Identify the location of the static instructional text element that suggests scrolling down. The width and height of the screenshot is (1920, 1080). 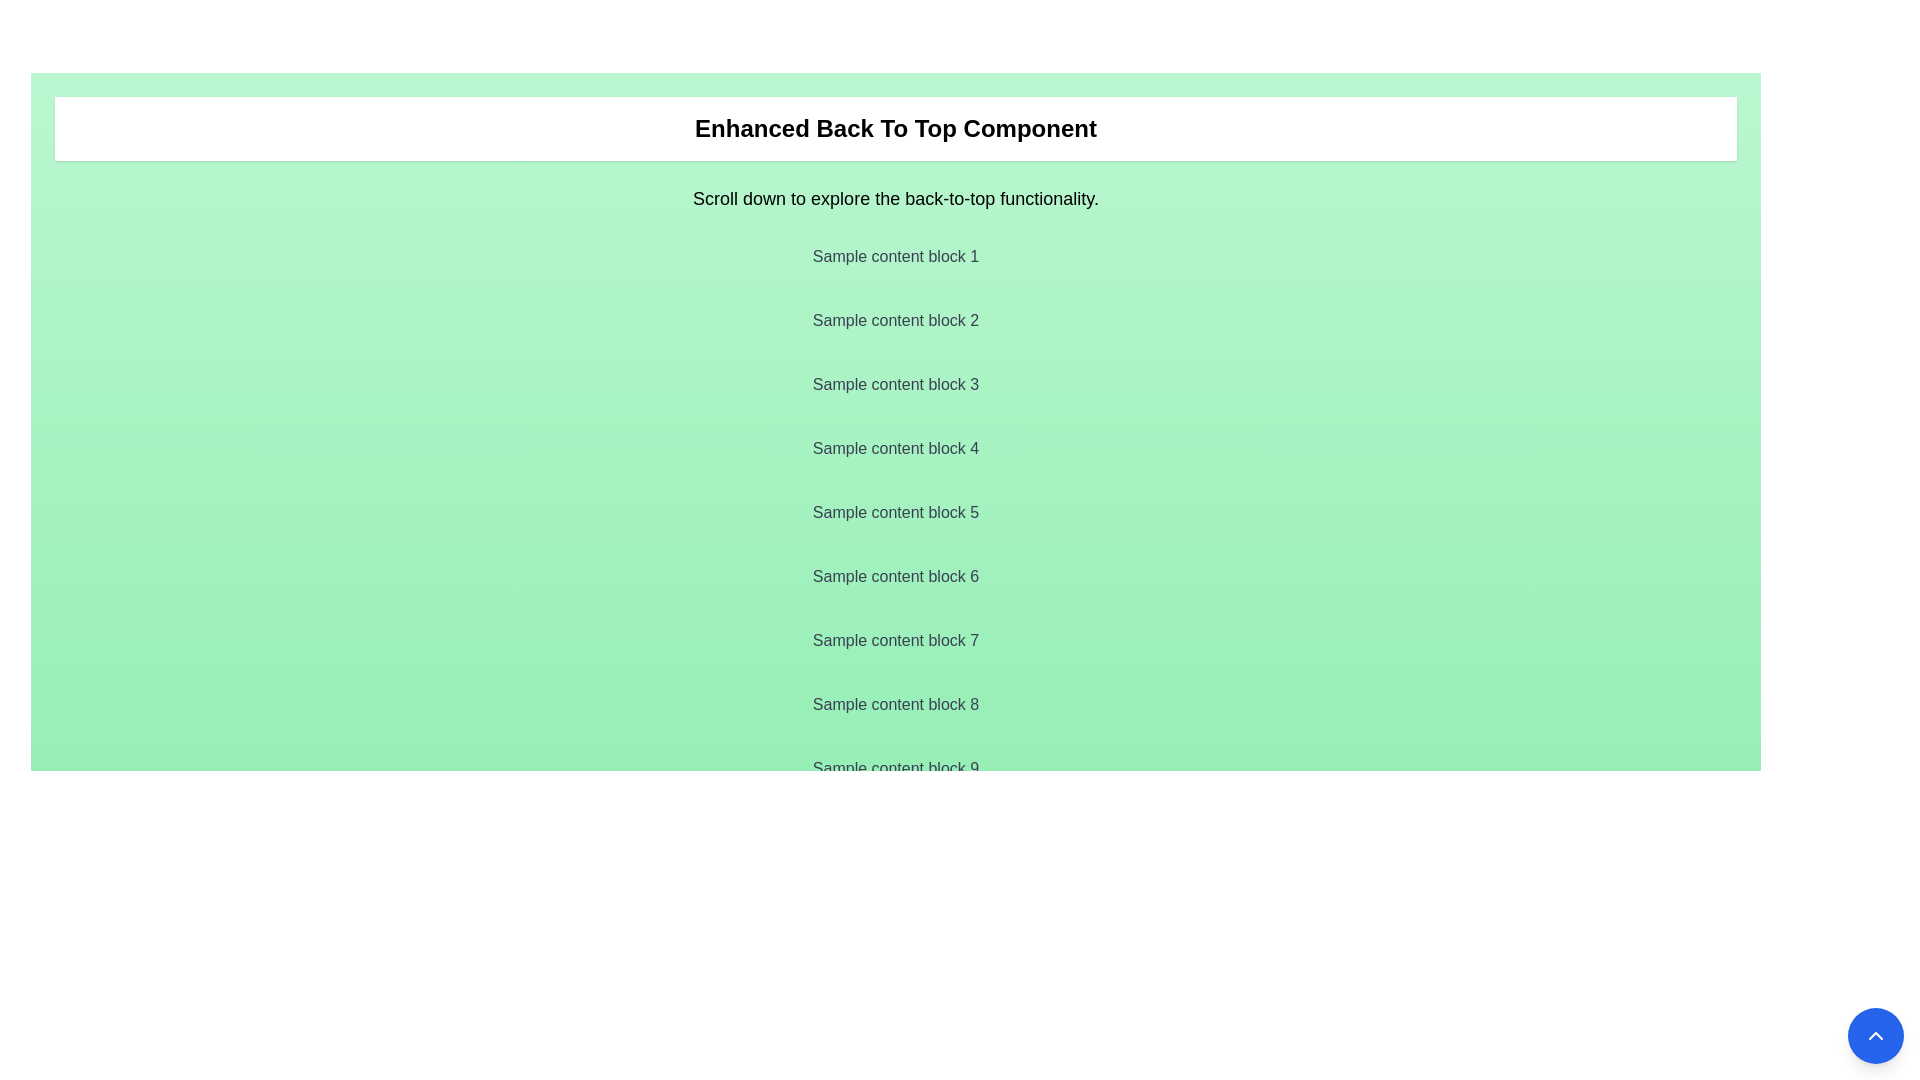
(895, 199).